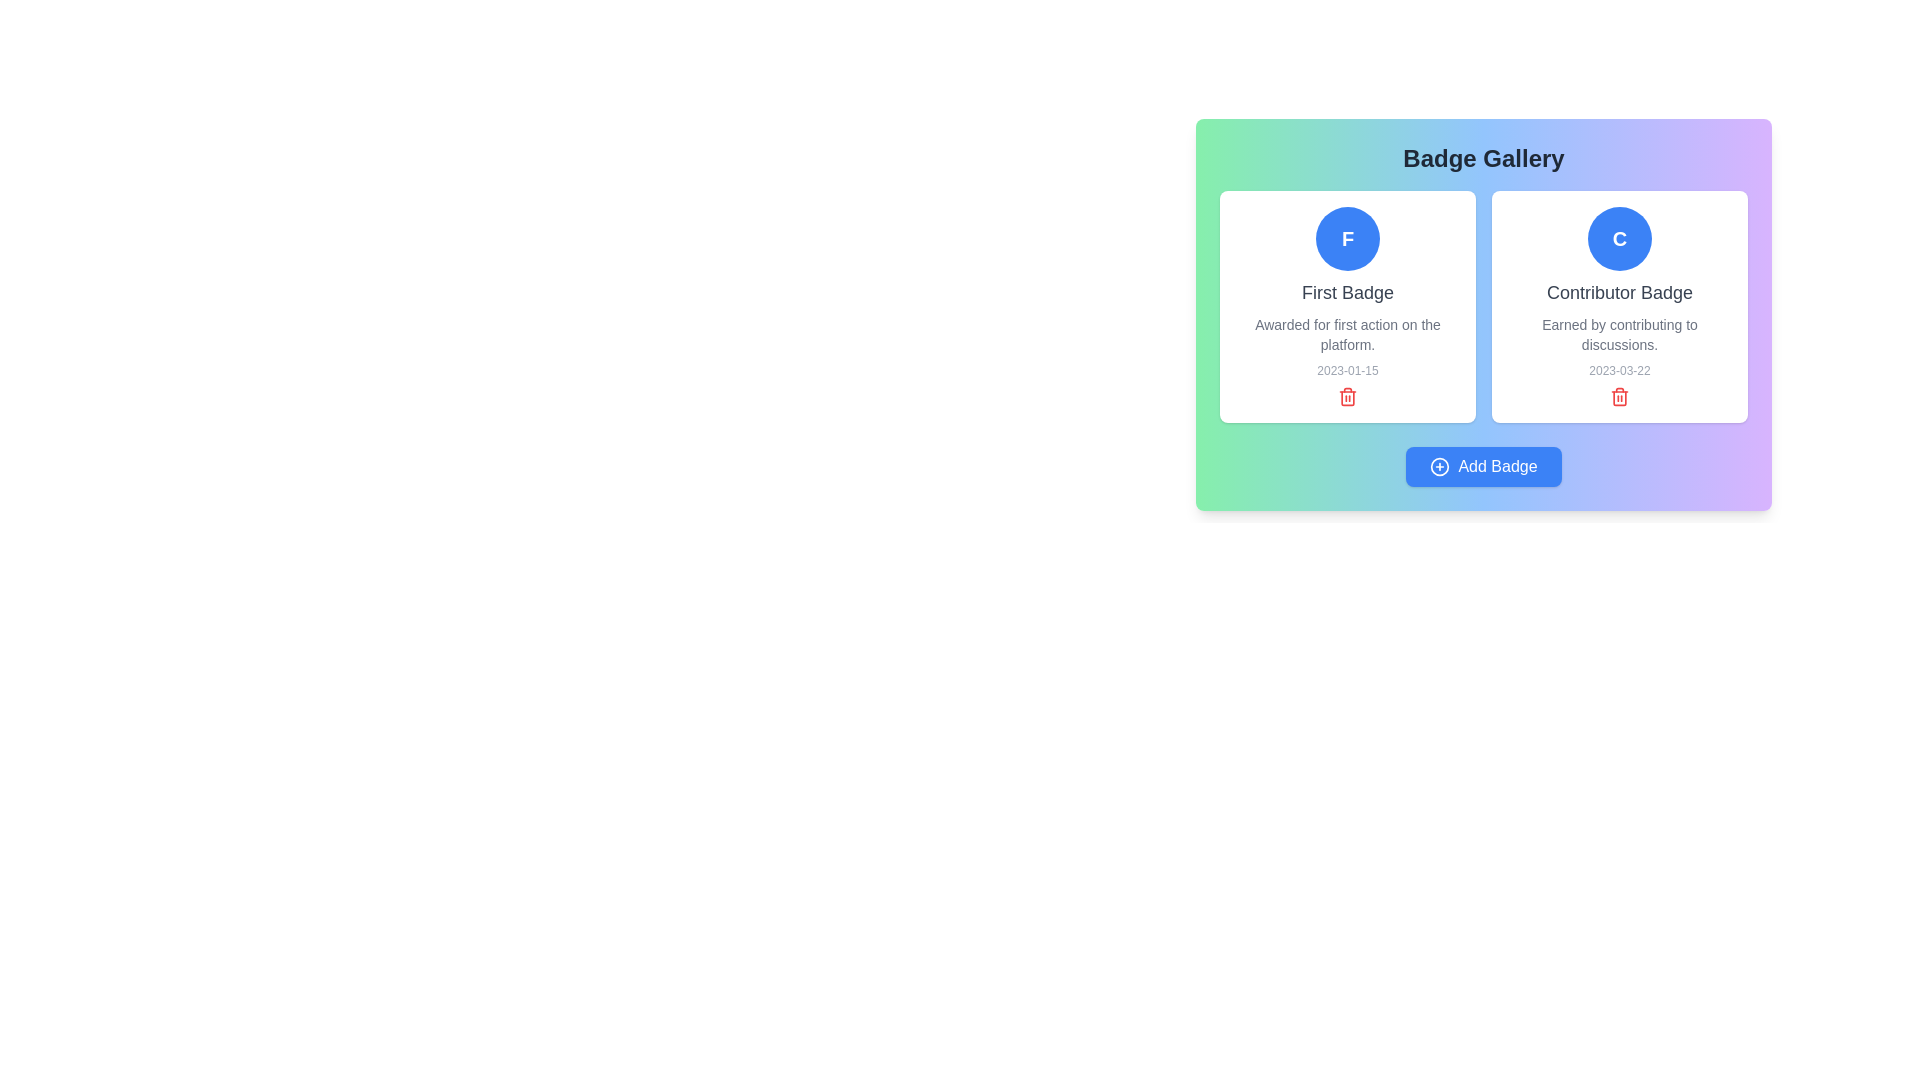  What do you see at coordinates (1620, 307) in the screenshot?
I see `the 'Contributor Badge' card, which is the second badge card in the top right corner of the badge section, located to the right of the 'First Badge' card` at bounding box center [1620, 307].